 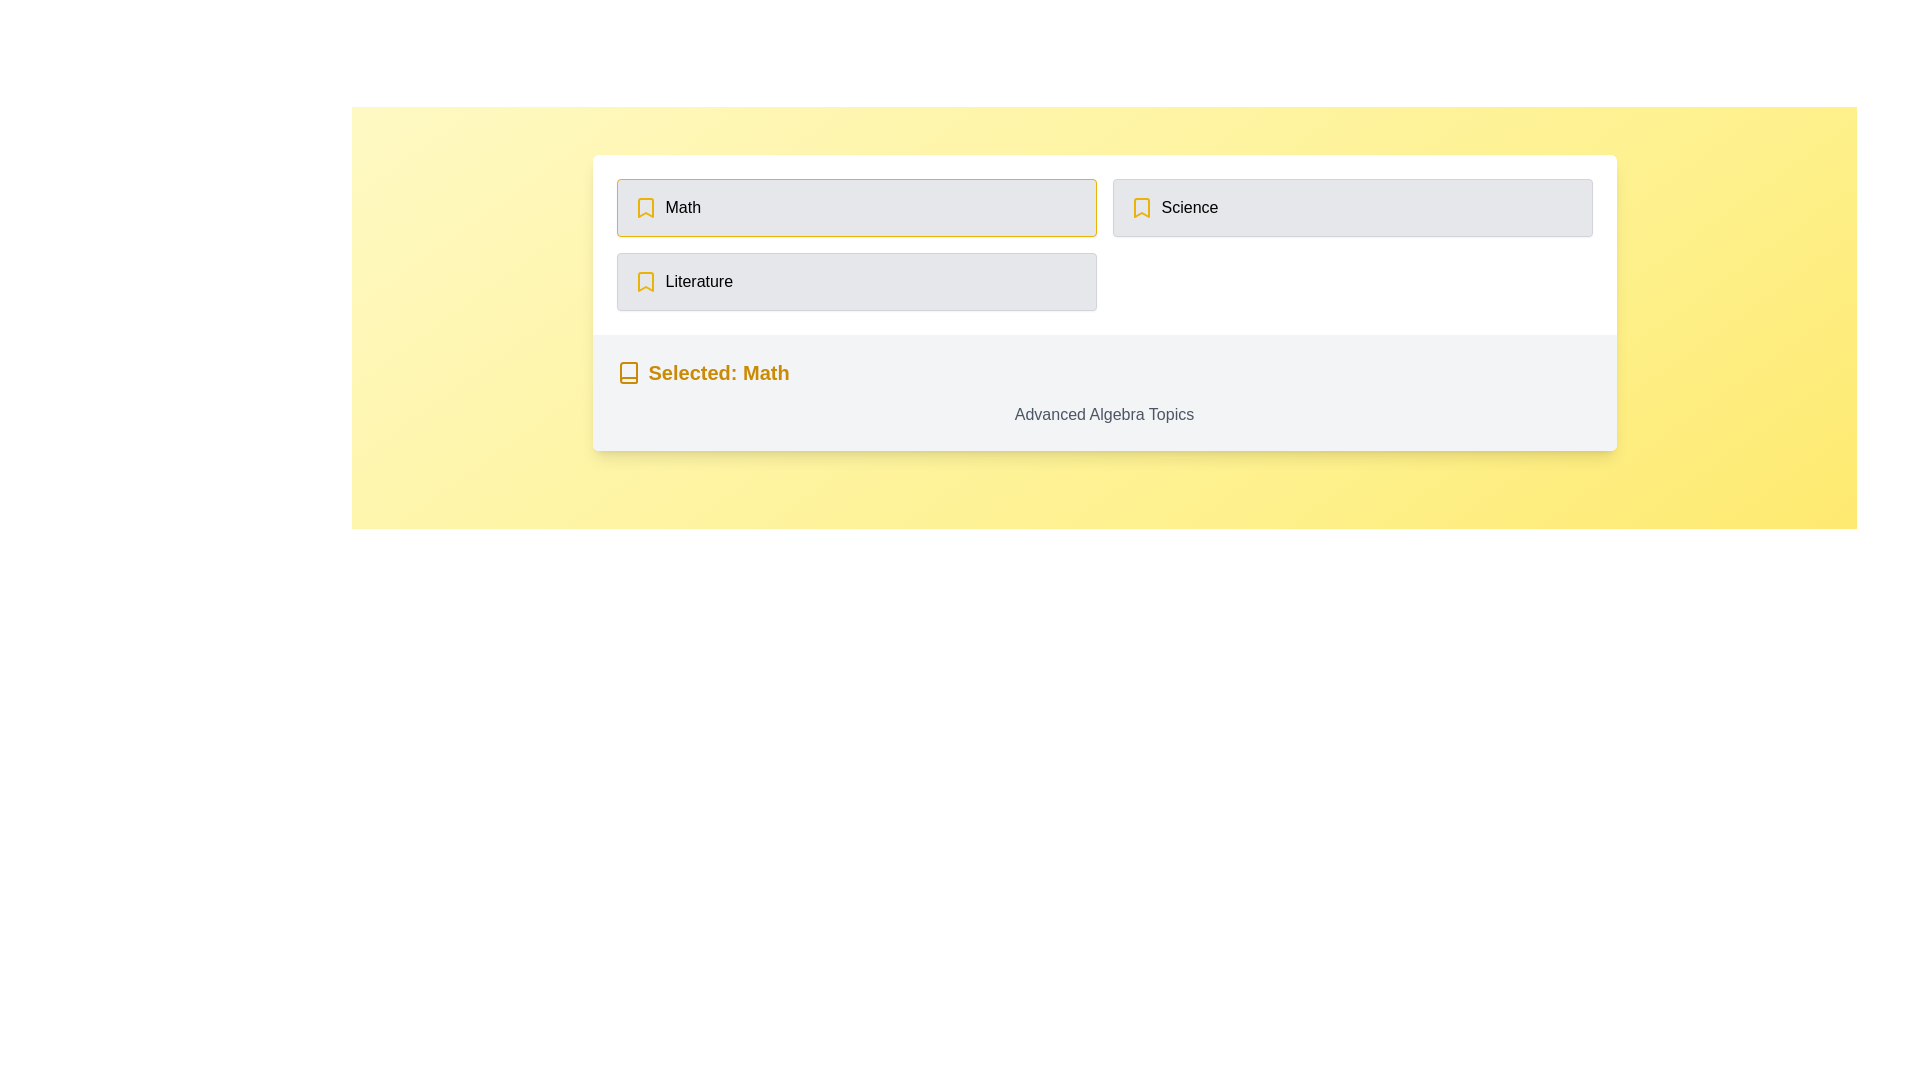 I want to click on the 'Math' label text, so click(x=683, y=208).